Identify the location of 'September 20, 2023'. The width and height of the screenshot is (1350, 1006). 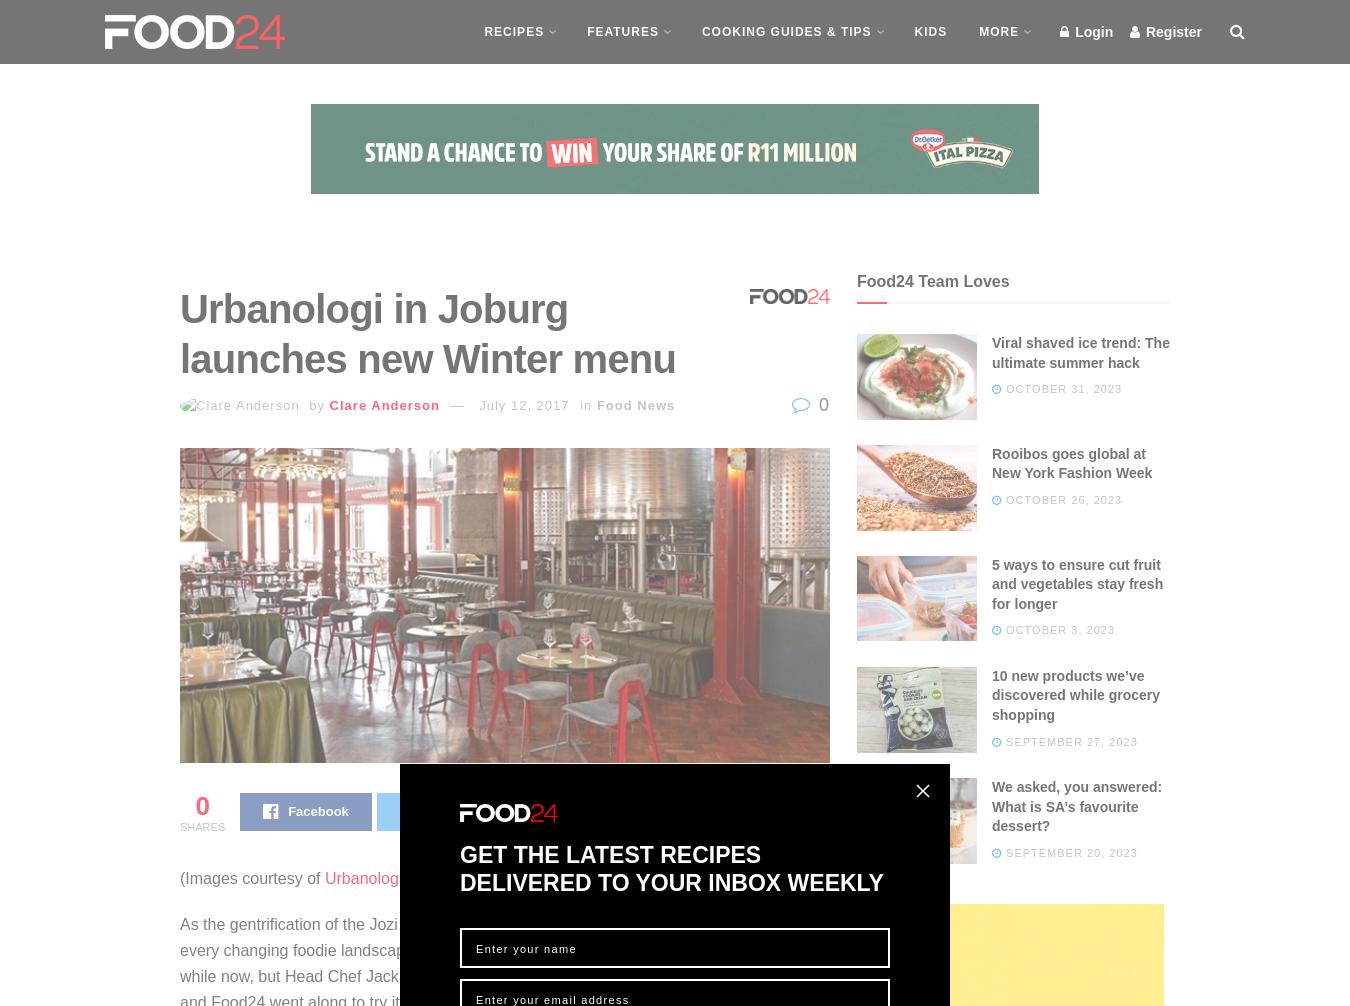
(1069, 850).